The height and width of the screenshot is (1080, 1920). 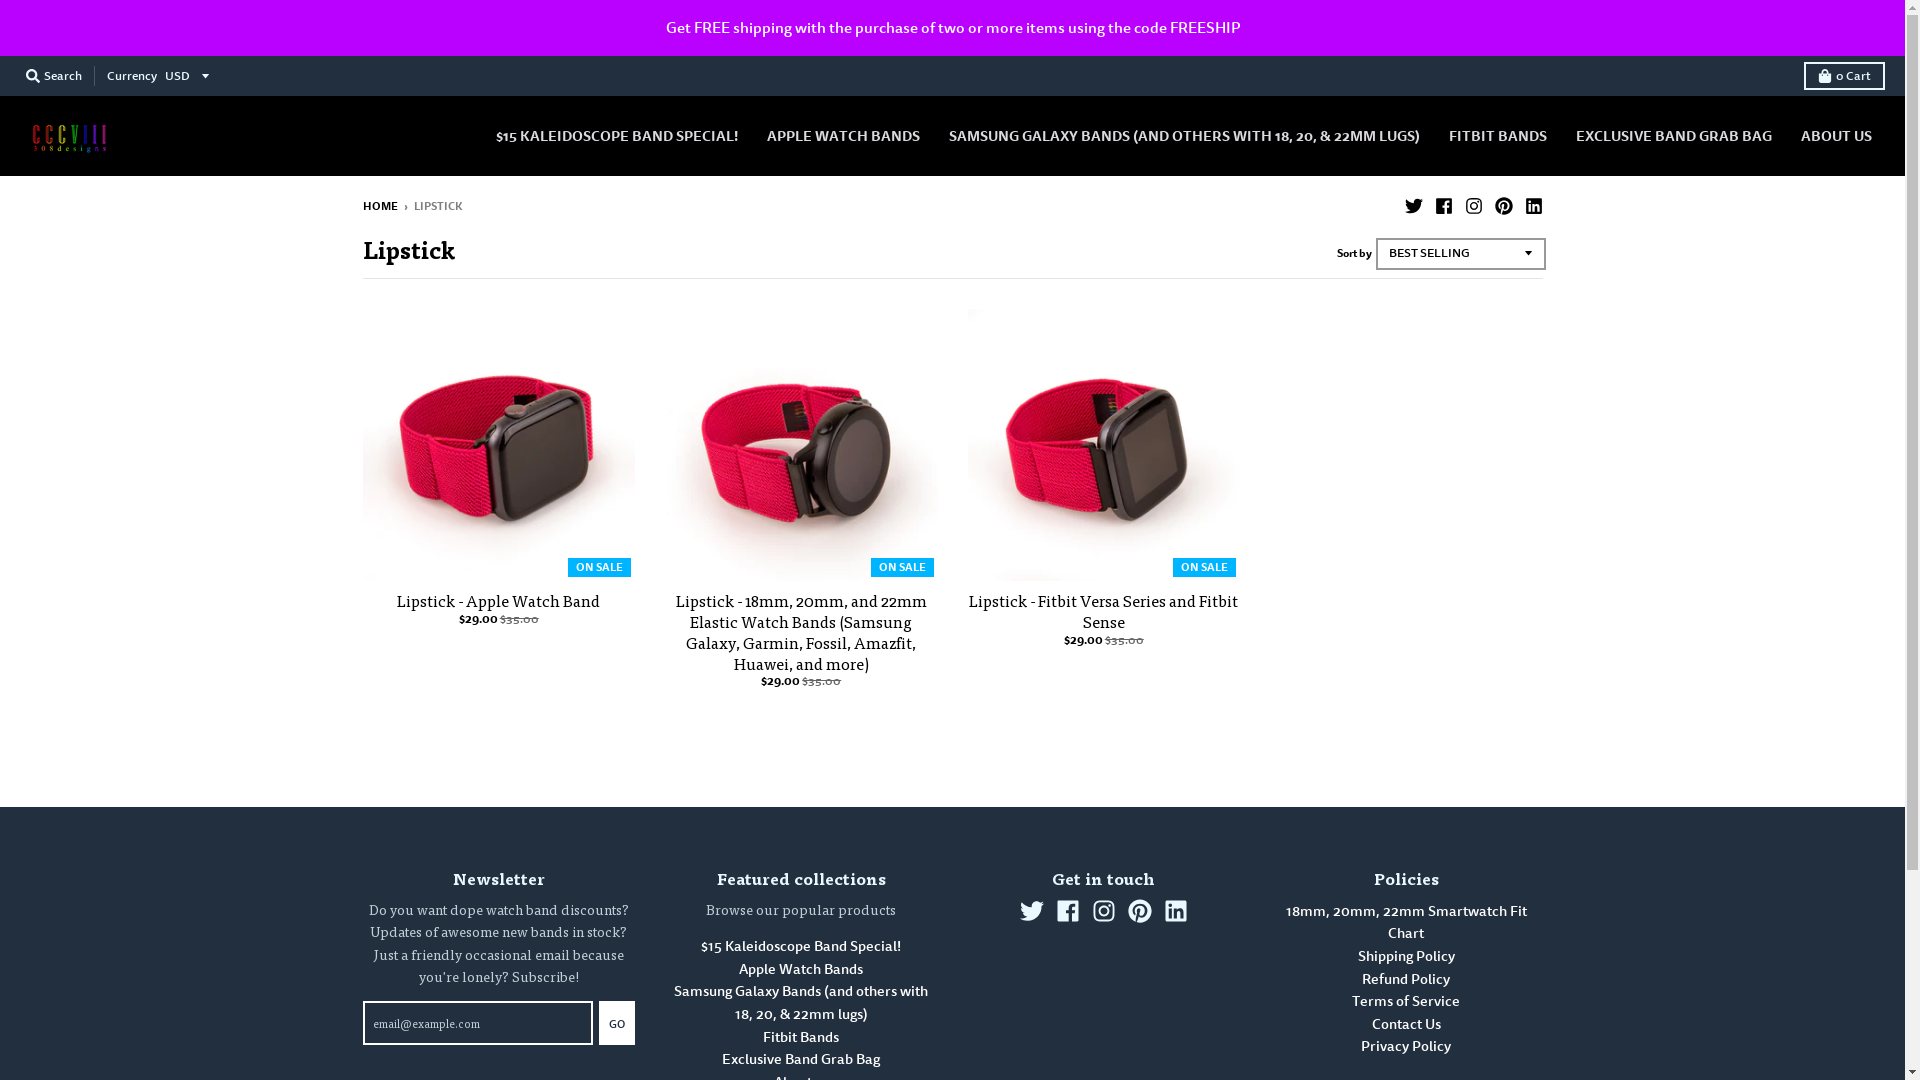 What do you see at coordinates (616, 135) in the screenshot?
I see `'$15 KALEIDOSCOPE BAND SPECIAL!'` at bounding box center [616, 135].